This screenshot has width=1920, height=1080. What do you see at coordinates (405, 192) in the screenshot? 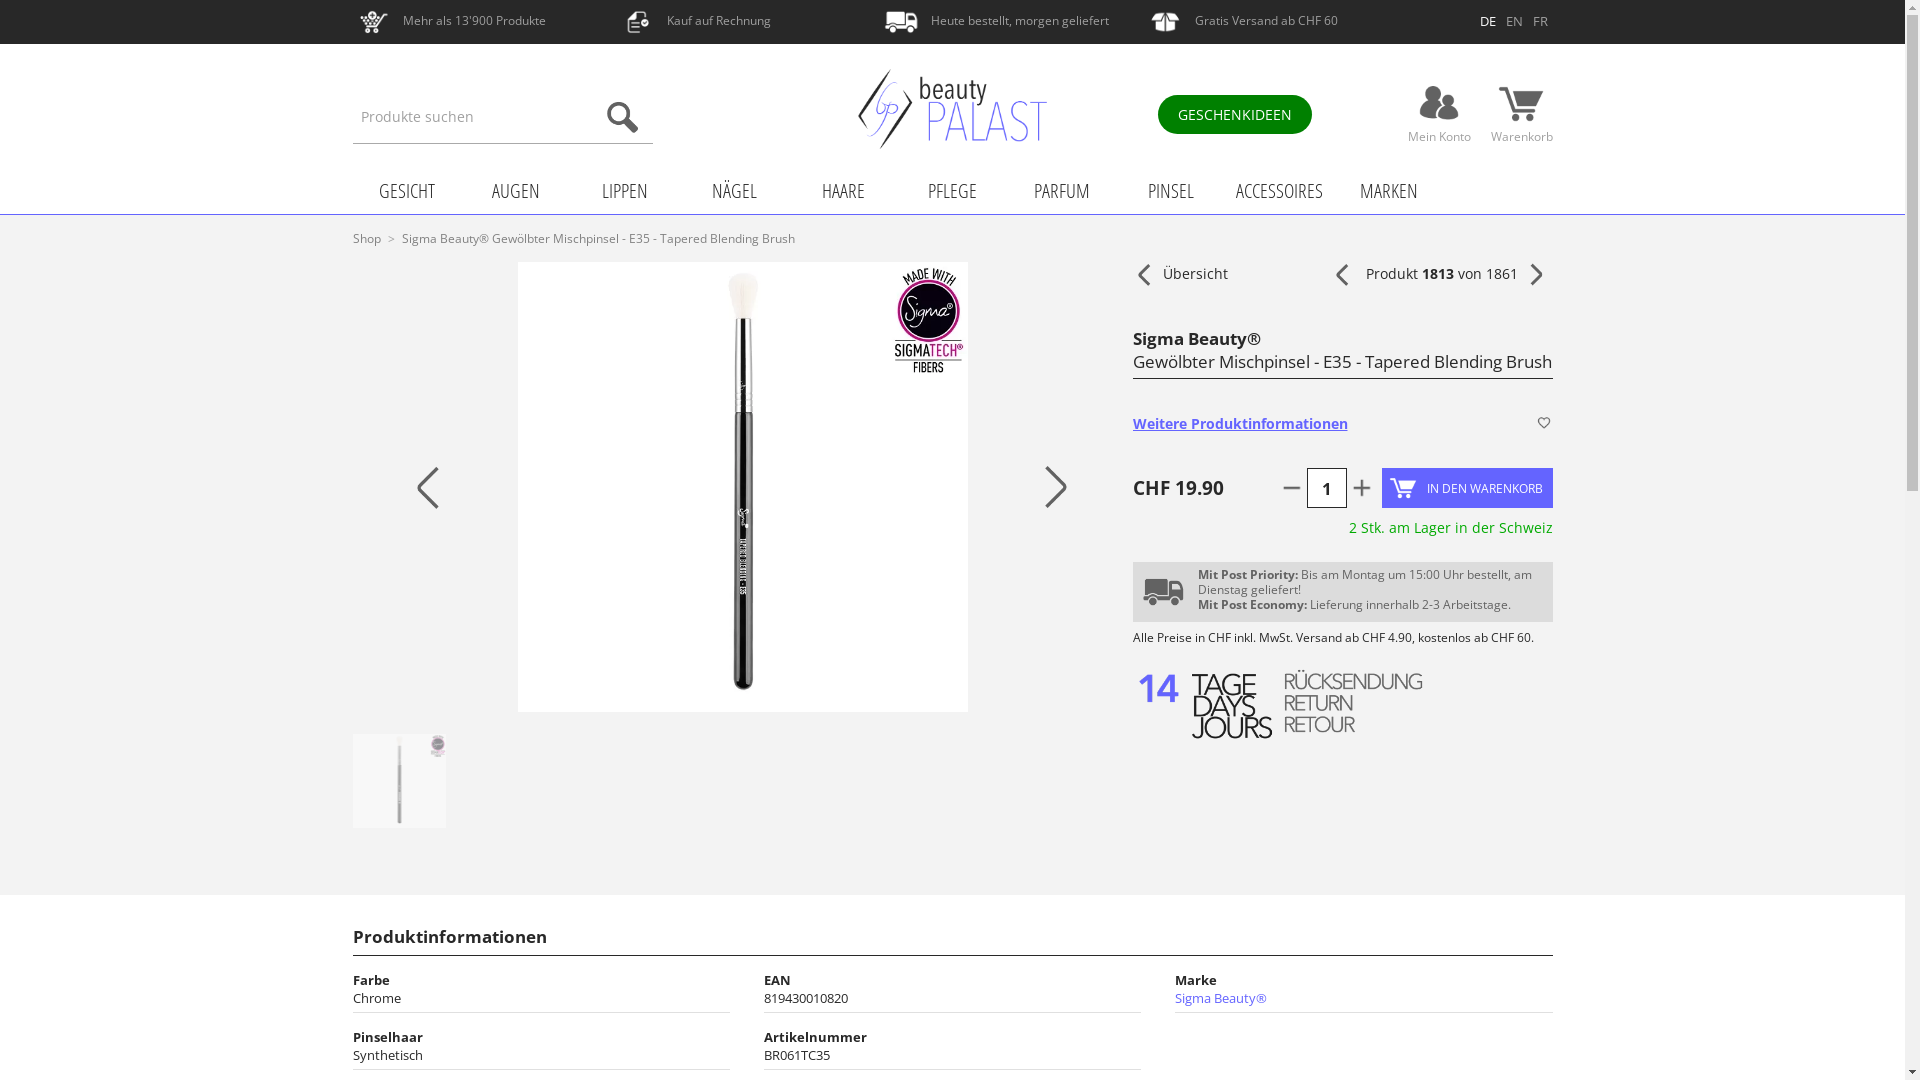
I see `'GESICHT'` at bounding box center [405, 192].